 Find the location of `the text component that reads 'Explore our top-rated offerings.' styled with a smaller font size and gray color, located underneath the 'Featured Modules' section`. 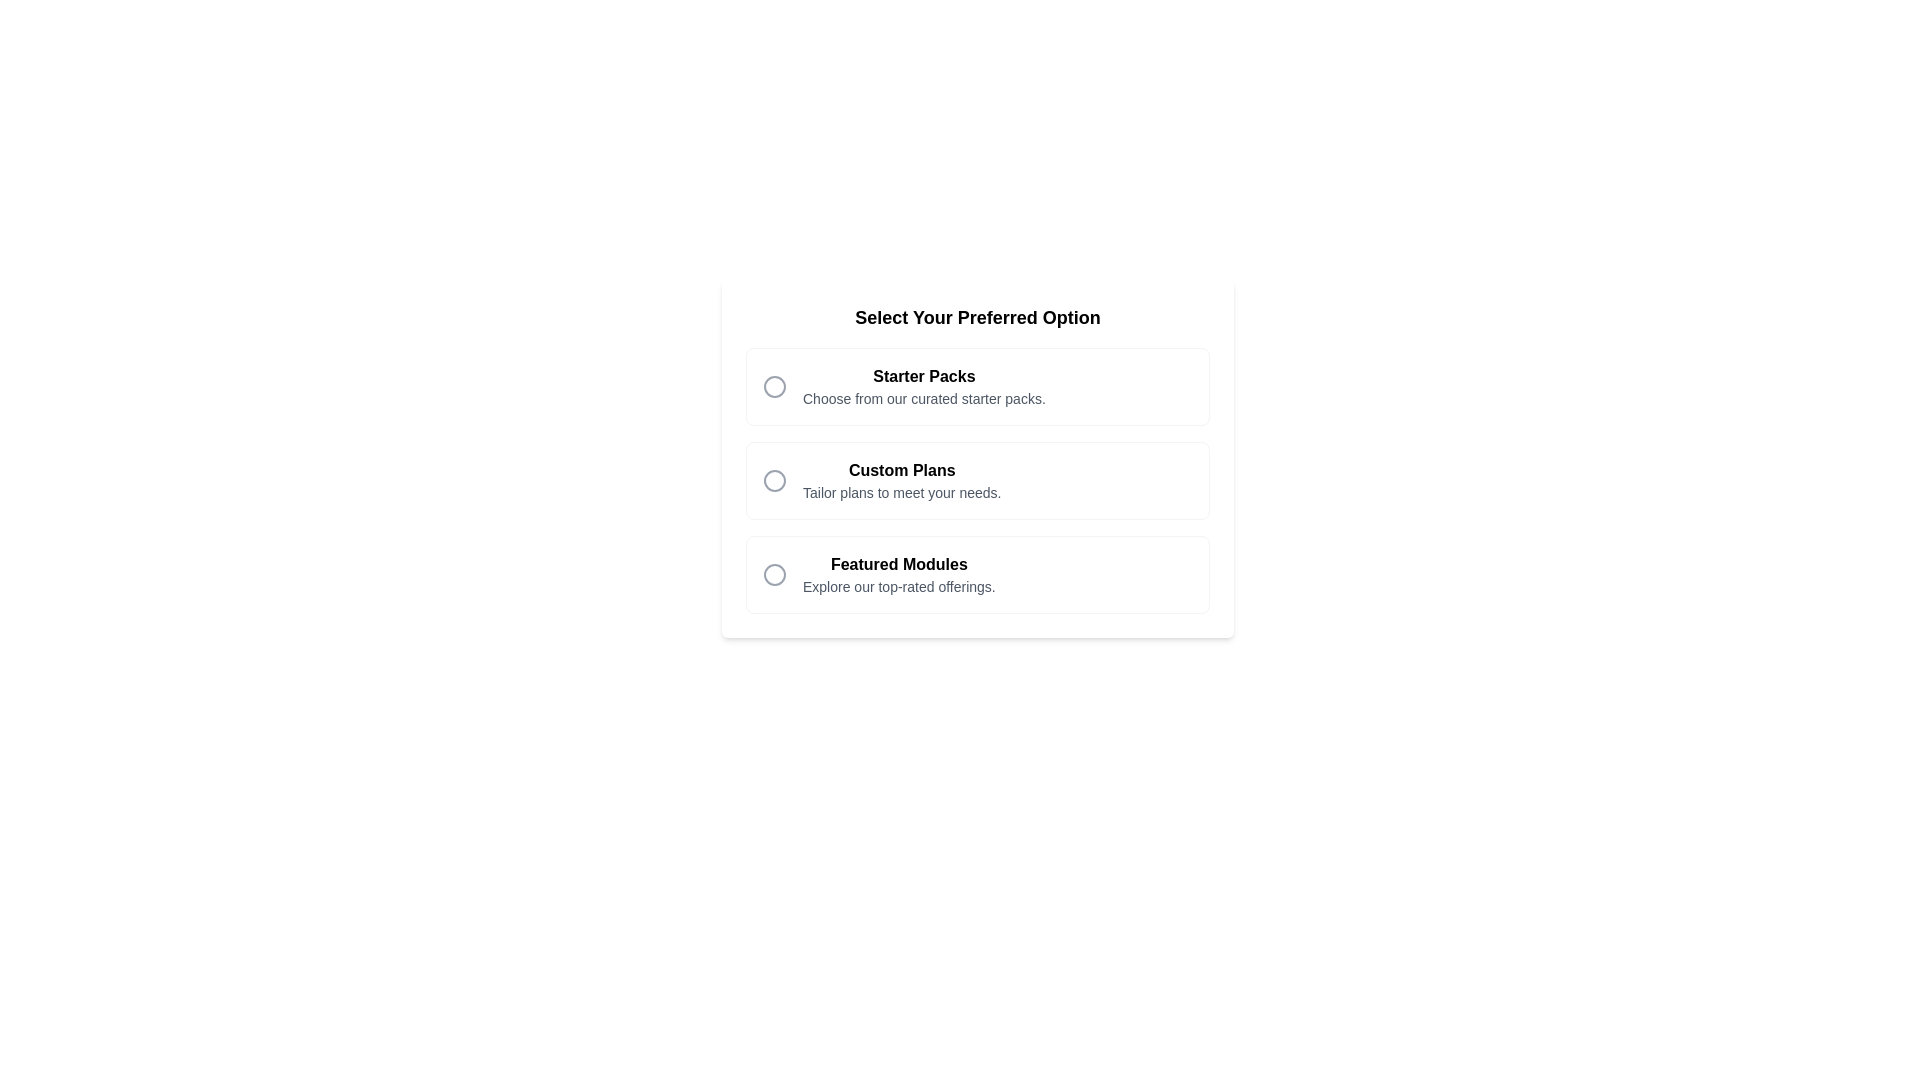

the text component that reads 'Explore our top-rated offerings.' styled with a smaller font size and gray color, located underneath the 'Featured Modules' section is located at coordinates (898, 585).